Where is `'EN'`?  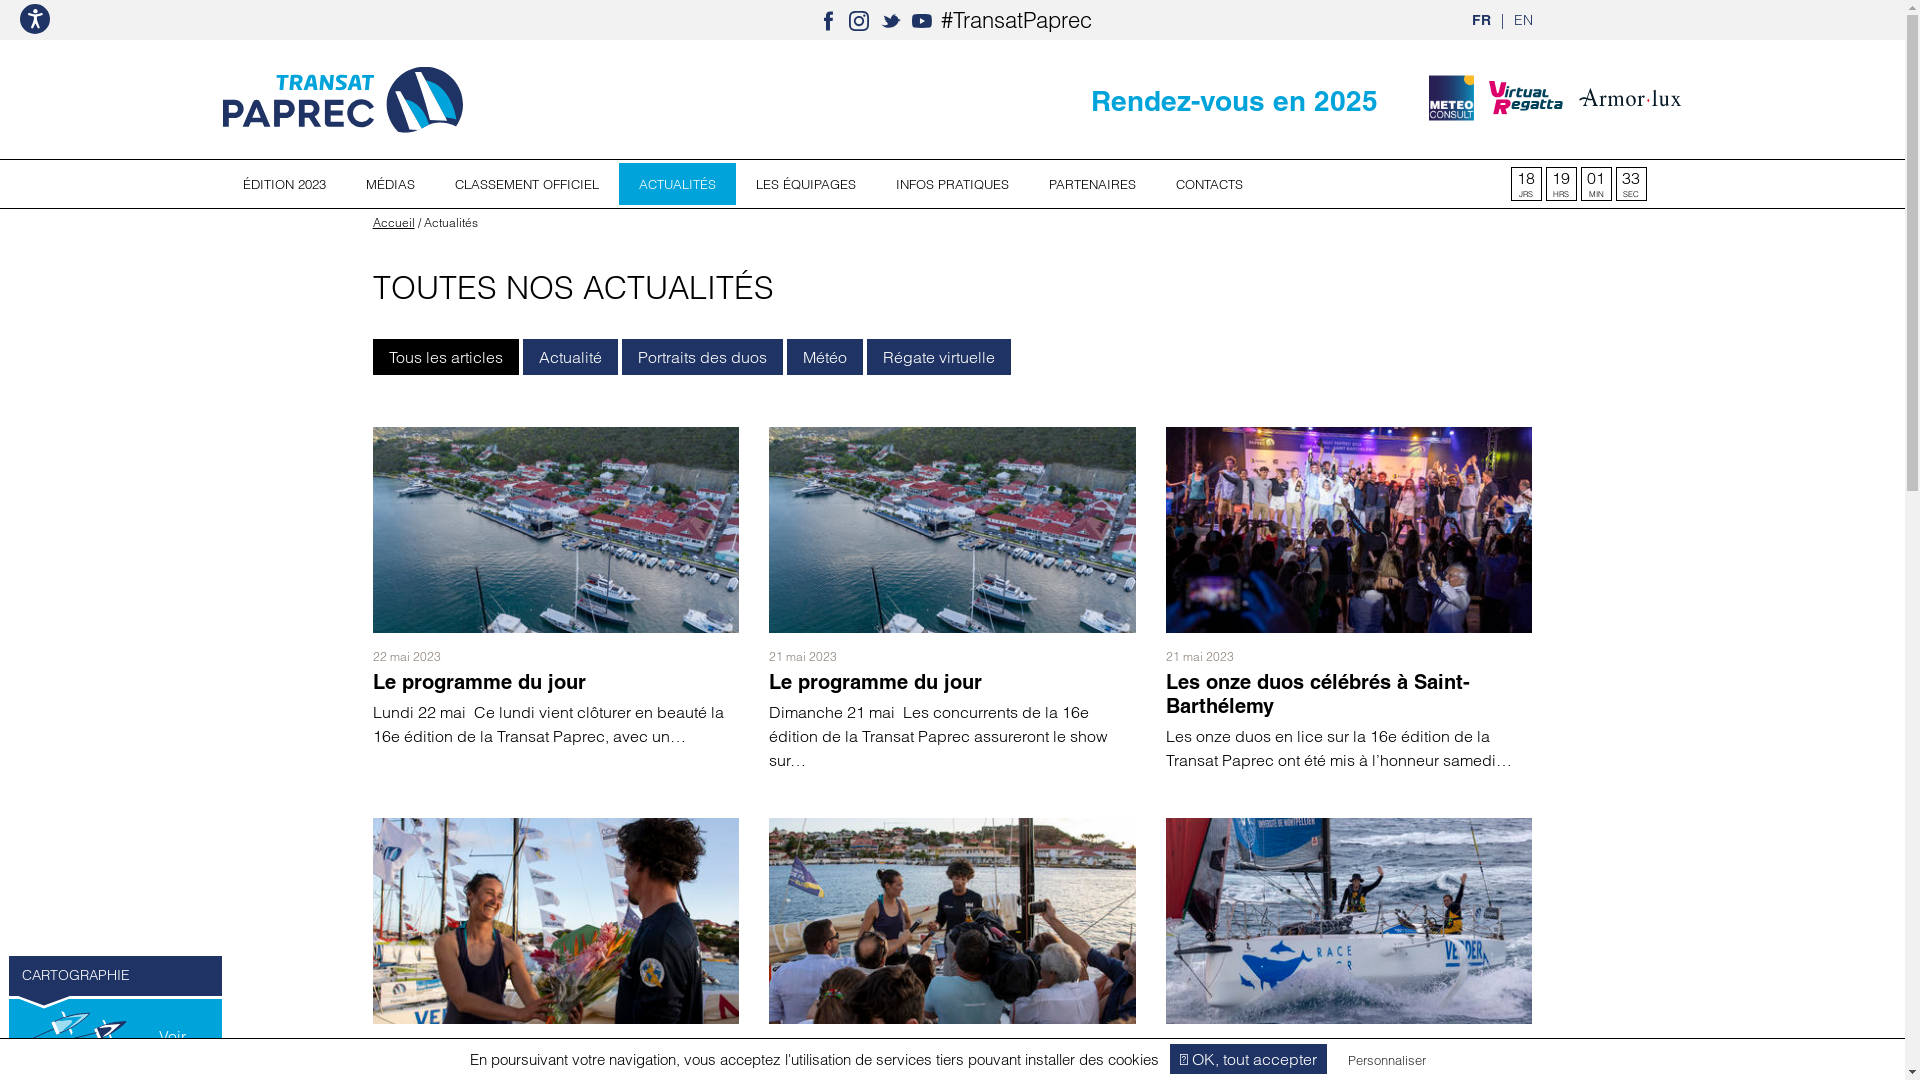 'EN' is located at coordinates (1522, 19).